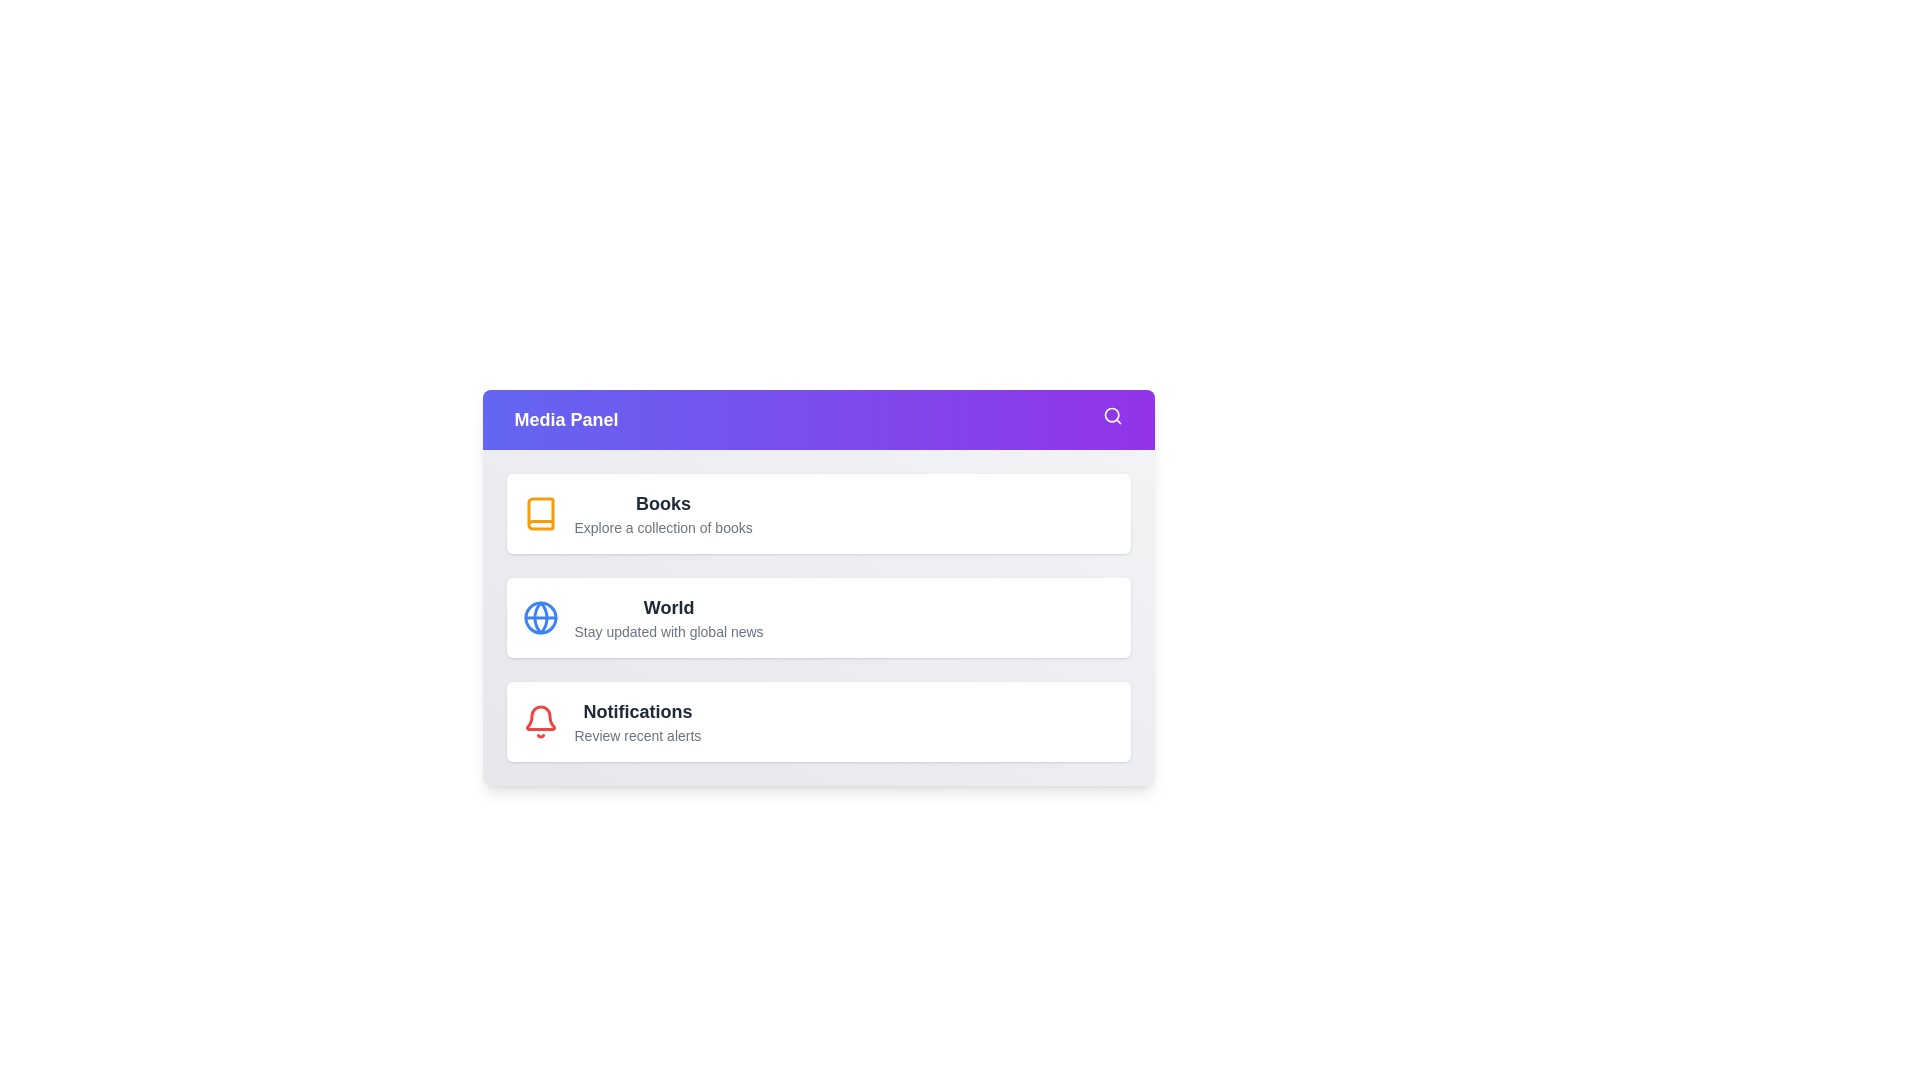  What do you see at coordinates (818, 721) in the screenshot?
I see `the menu item Notifications by clicking on it` at bounding box center [818, 721].